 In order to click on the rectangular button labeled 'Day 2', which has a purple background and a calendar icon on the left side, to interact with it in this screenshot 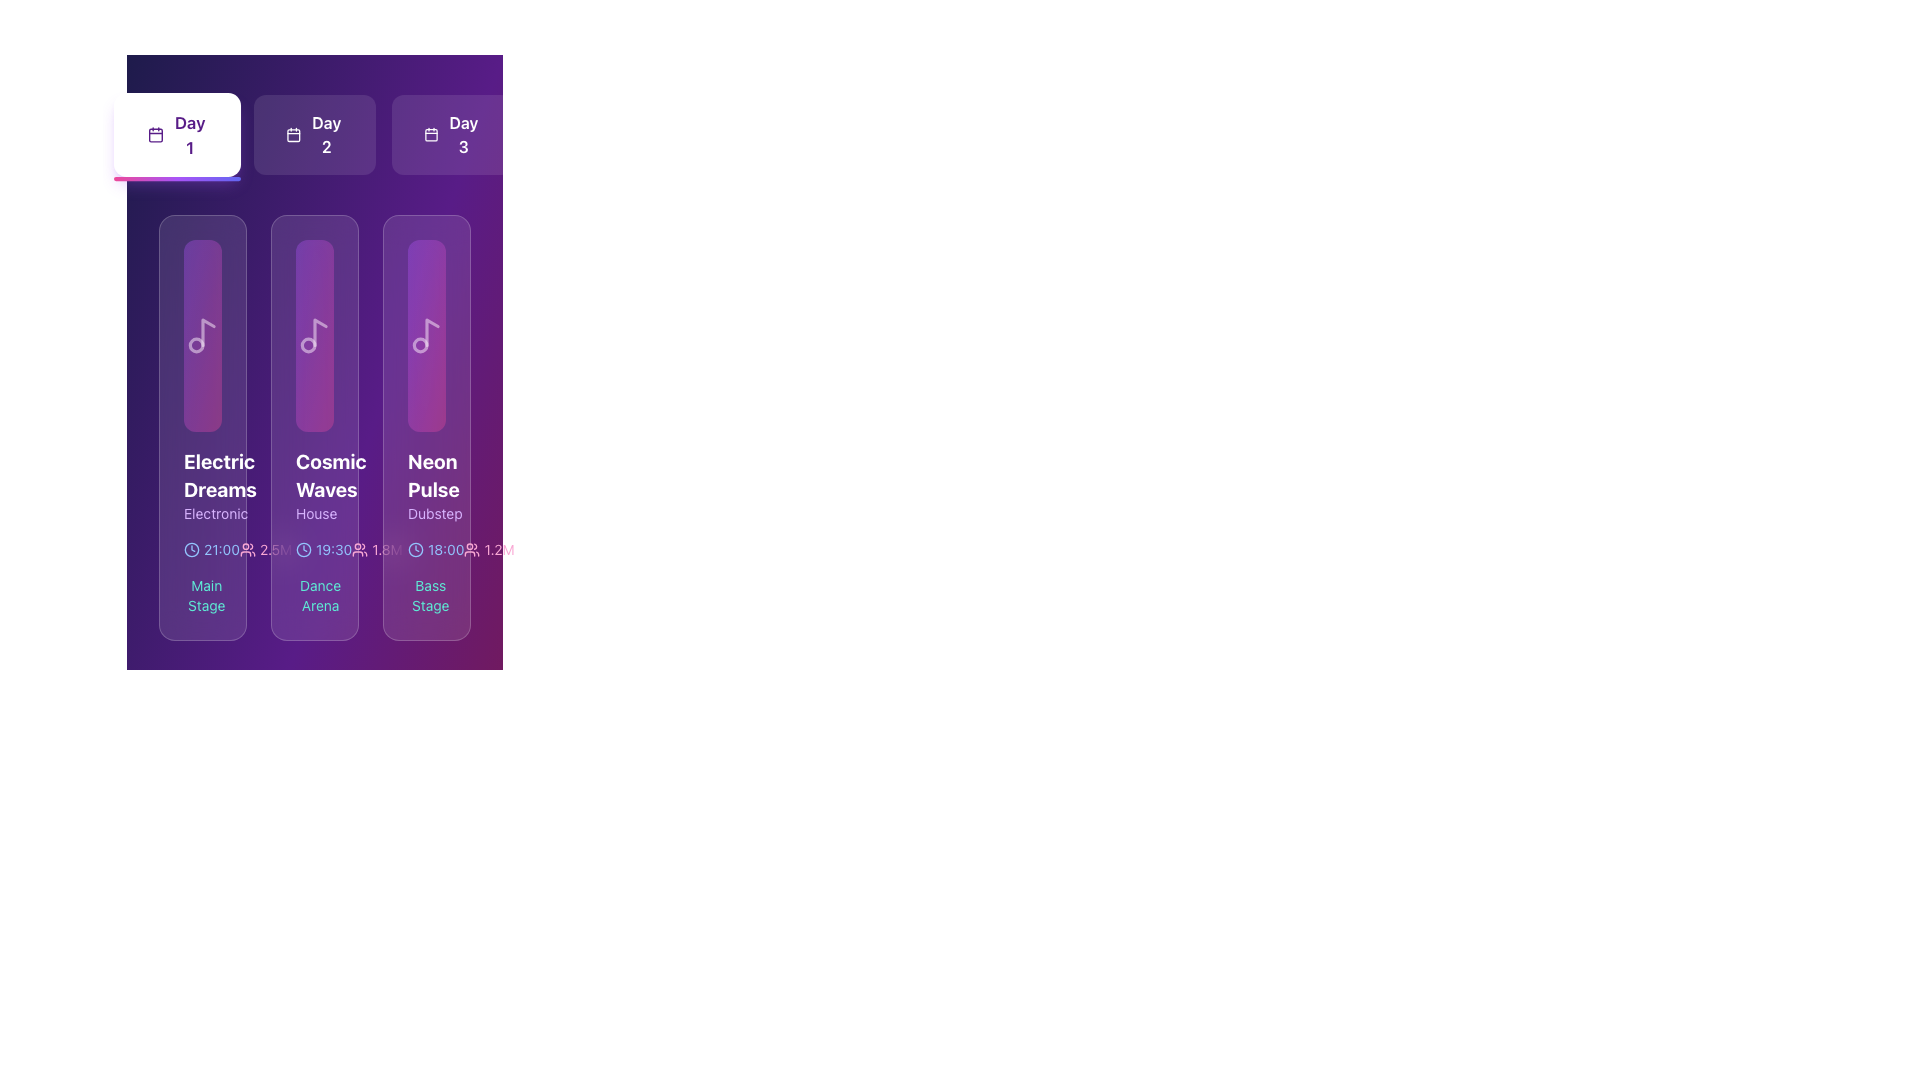, I will do `click(314, 135)`.